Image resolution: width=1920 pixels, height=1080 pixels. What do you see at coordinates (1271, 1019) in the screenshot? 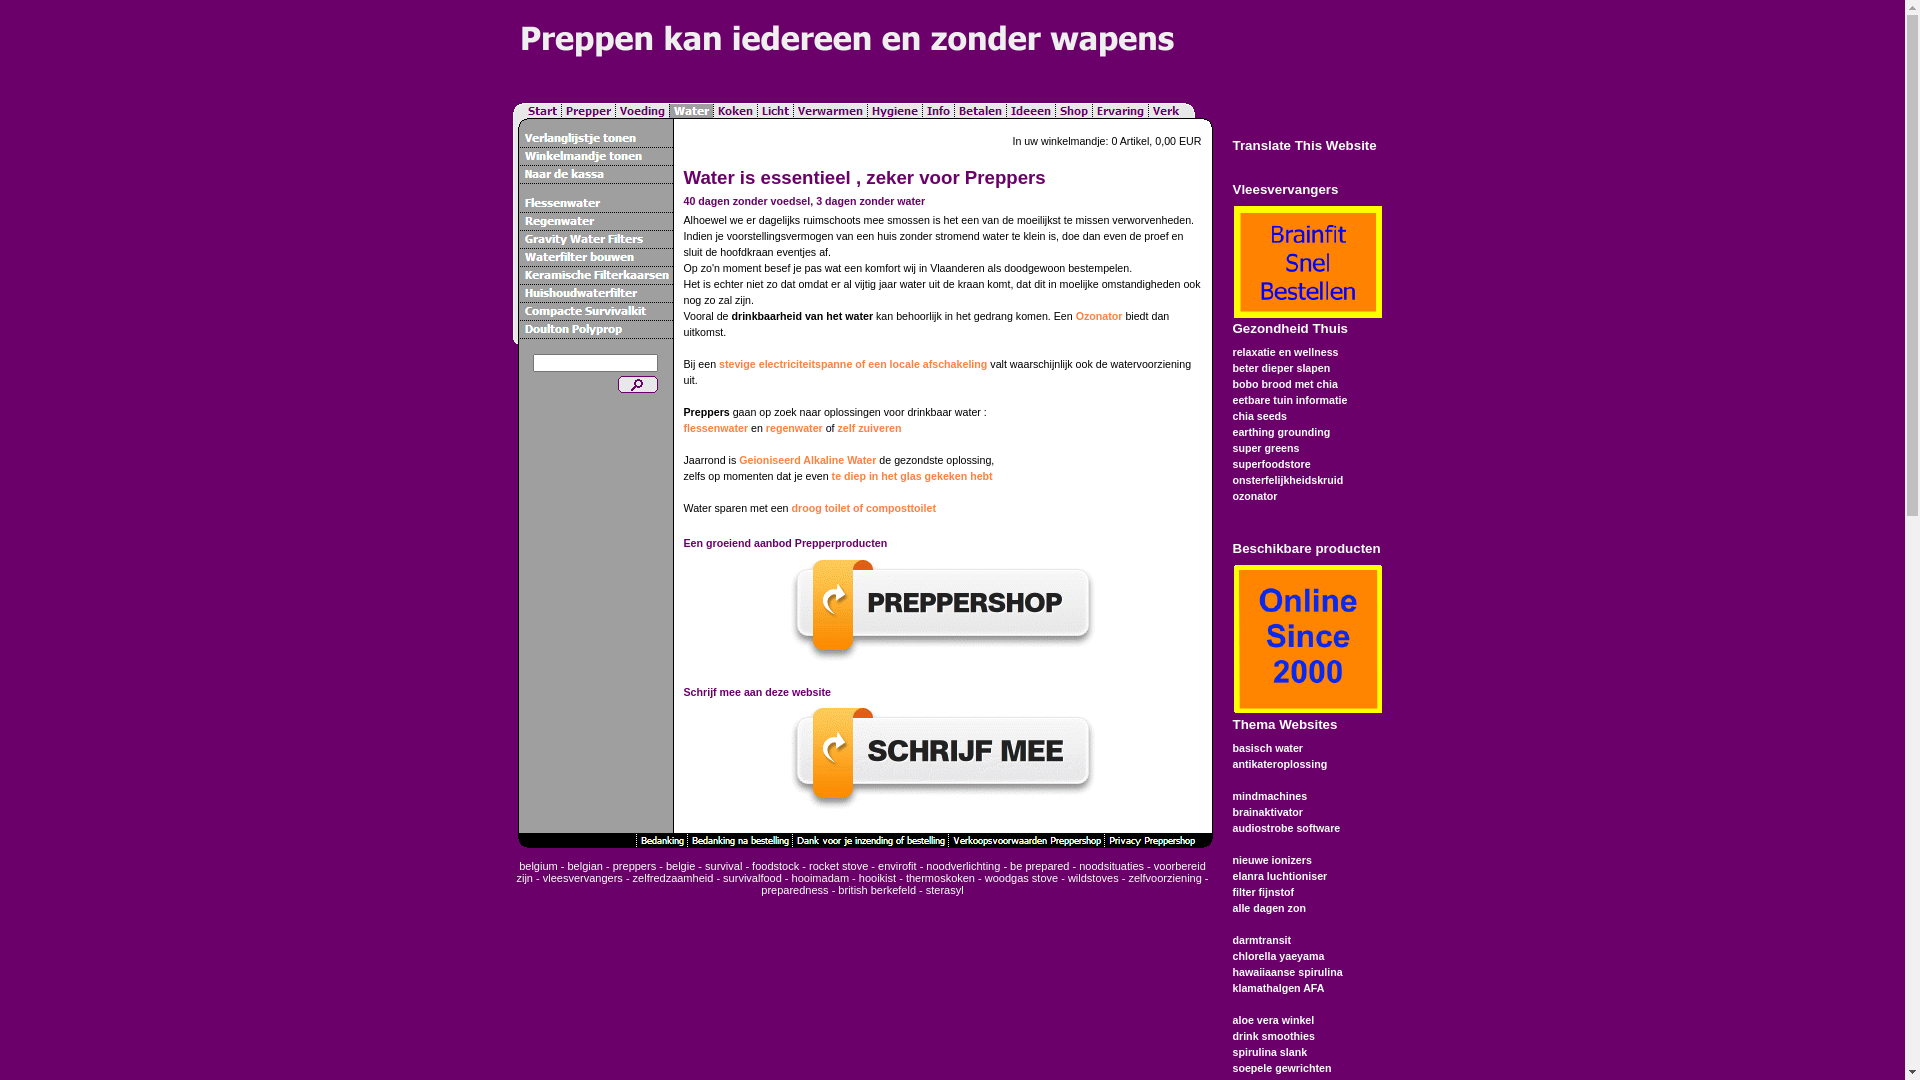
I see `'aloe vera winkel'` at bounding box center [1271, 1019].